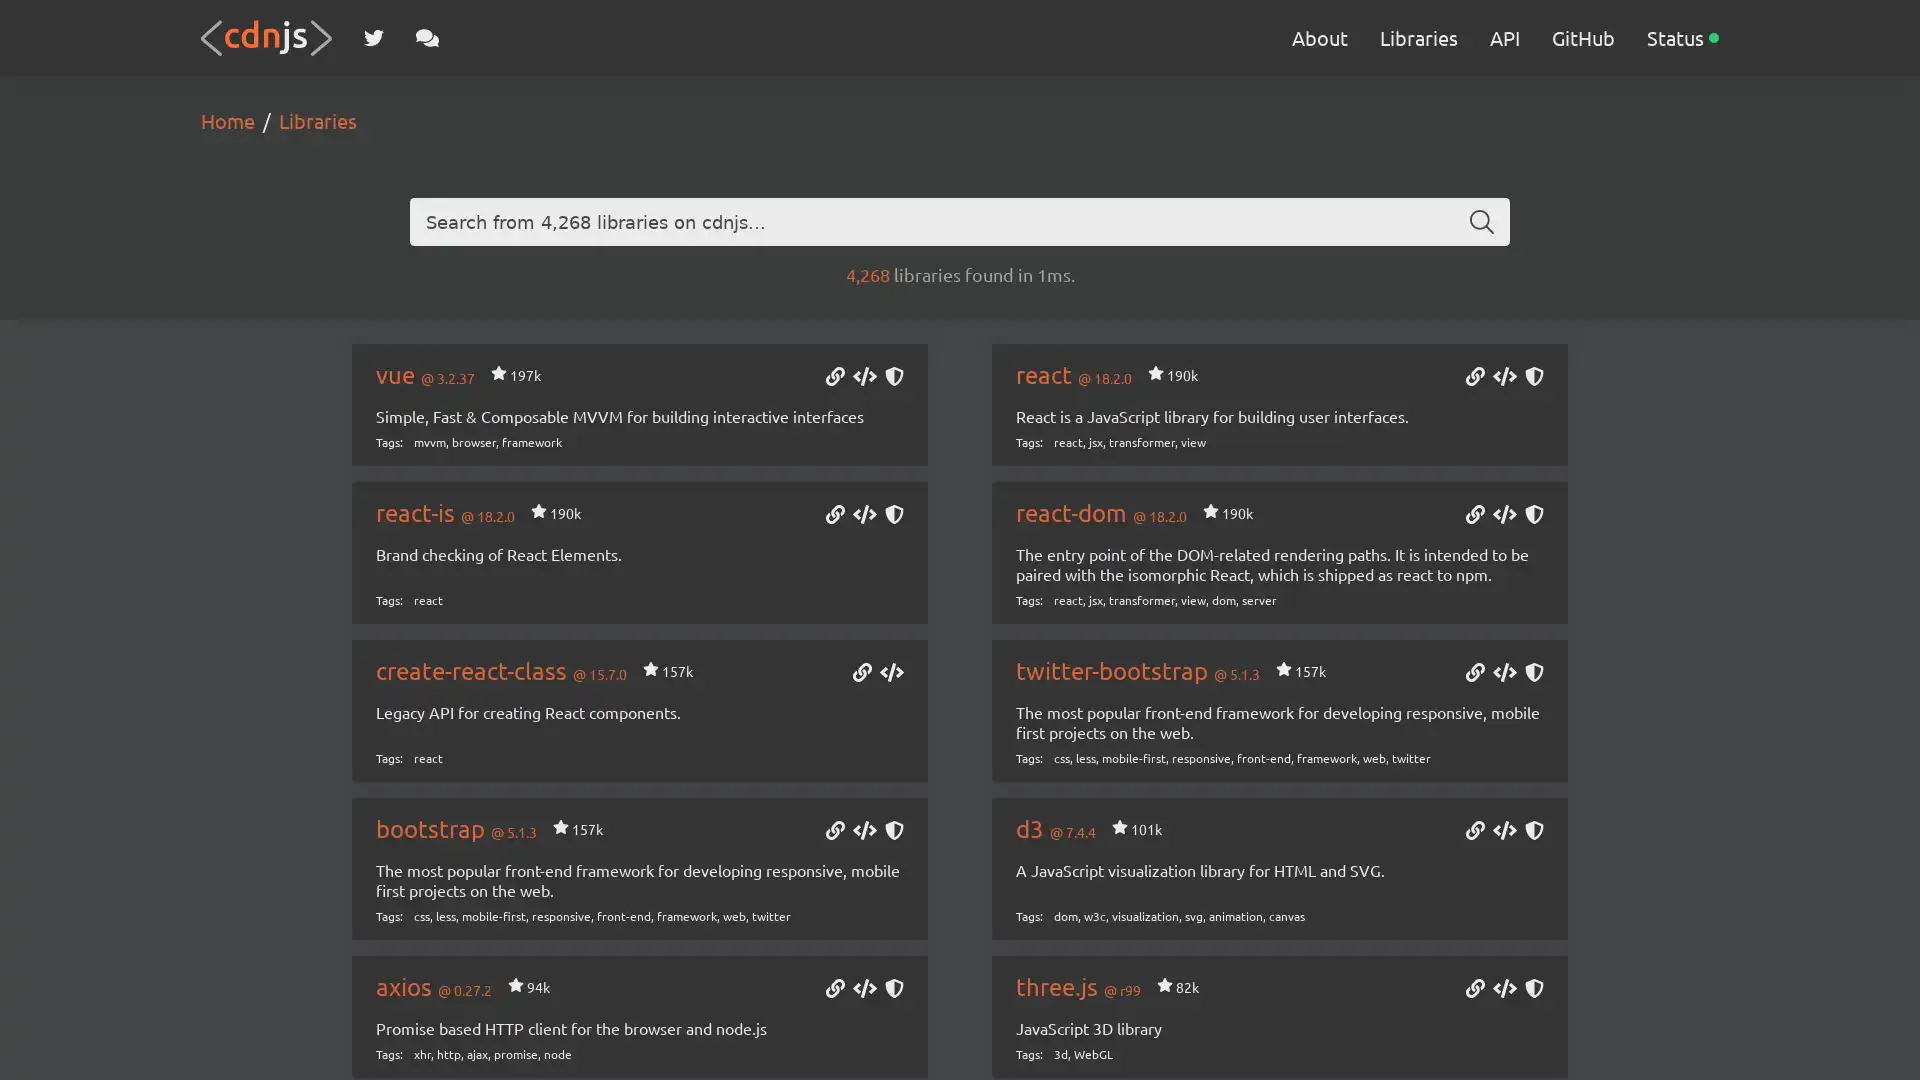  Describe the element at coordinates (891, 674) in the screenshot. I see `Copy Script Tag` at that location.